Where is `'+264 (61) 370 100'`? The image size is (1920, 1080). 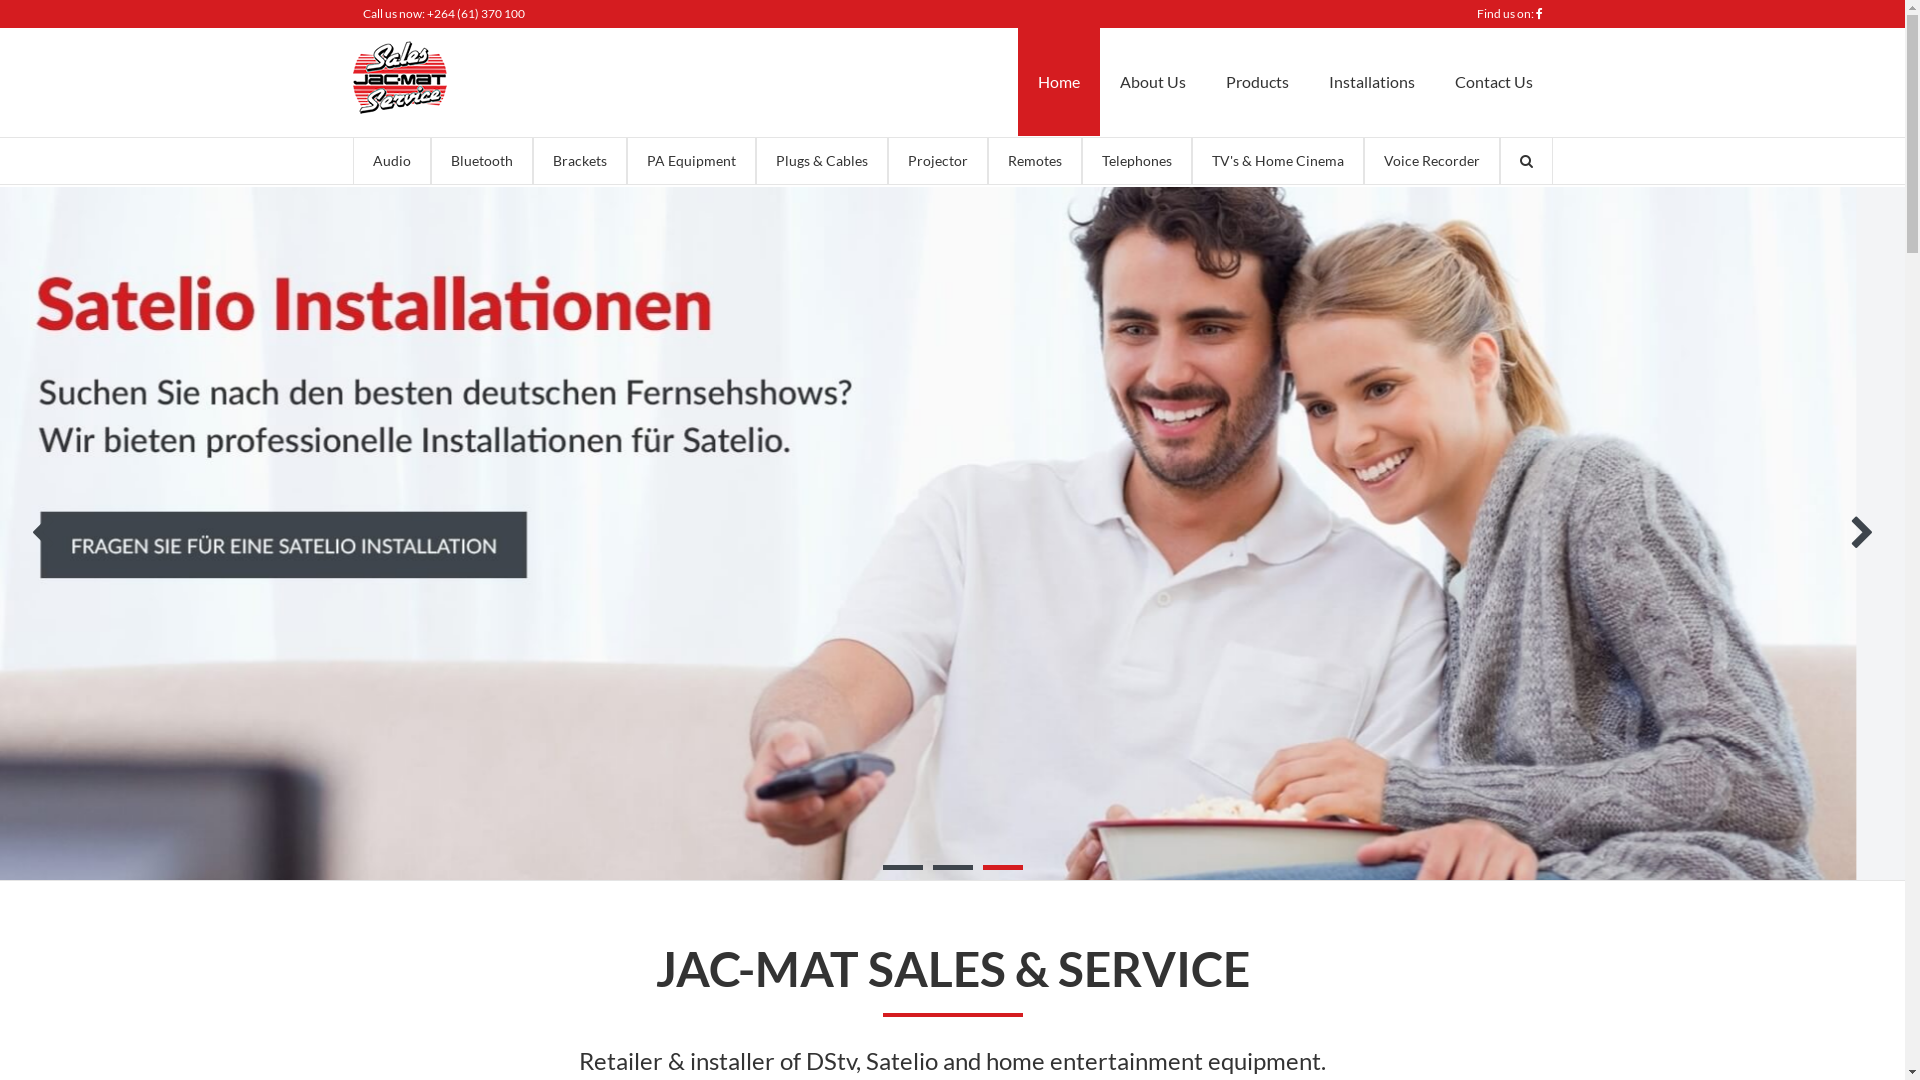
'+264 (61) 370 100' is located at coordinates (474, 13).